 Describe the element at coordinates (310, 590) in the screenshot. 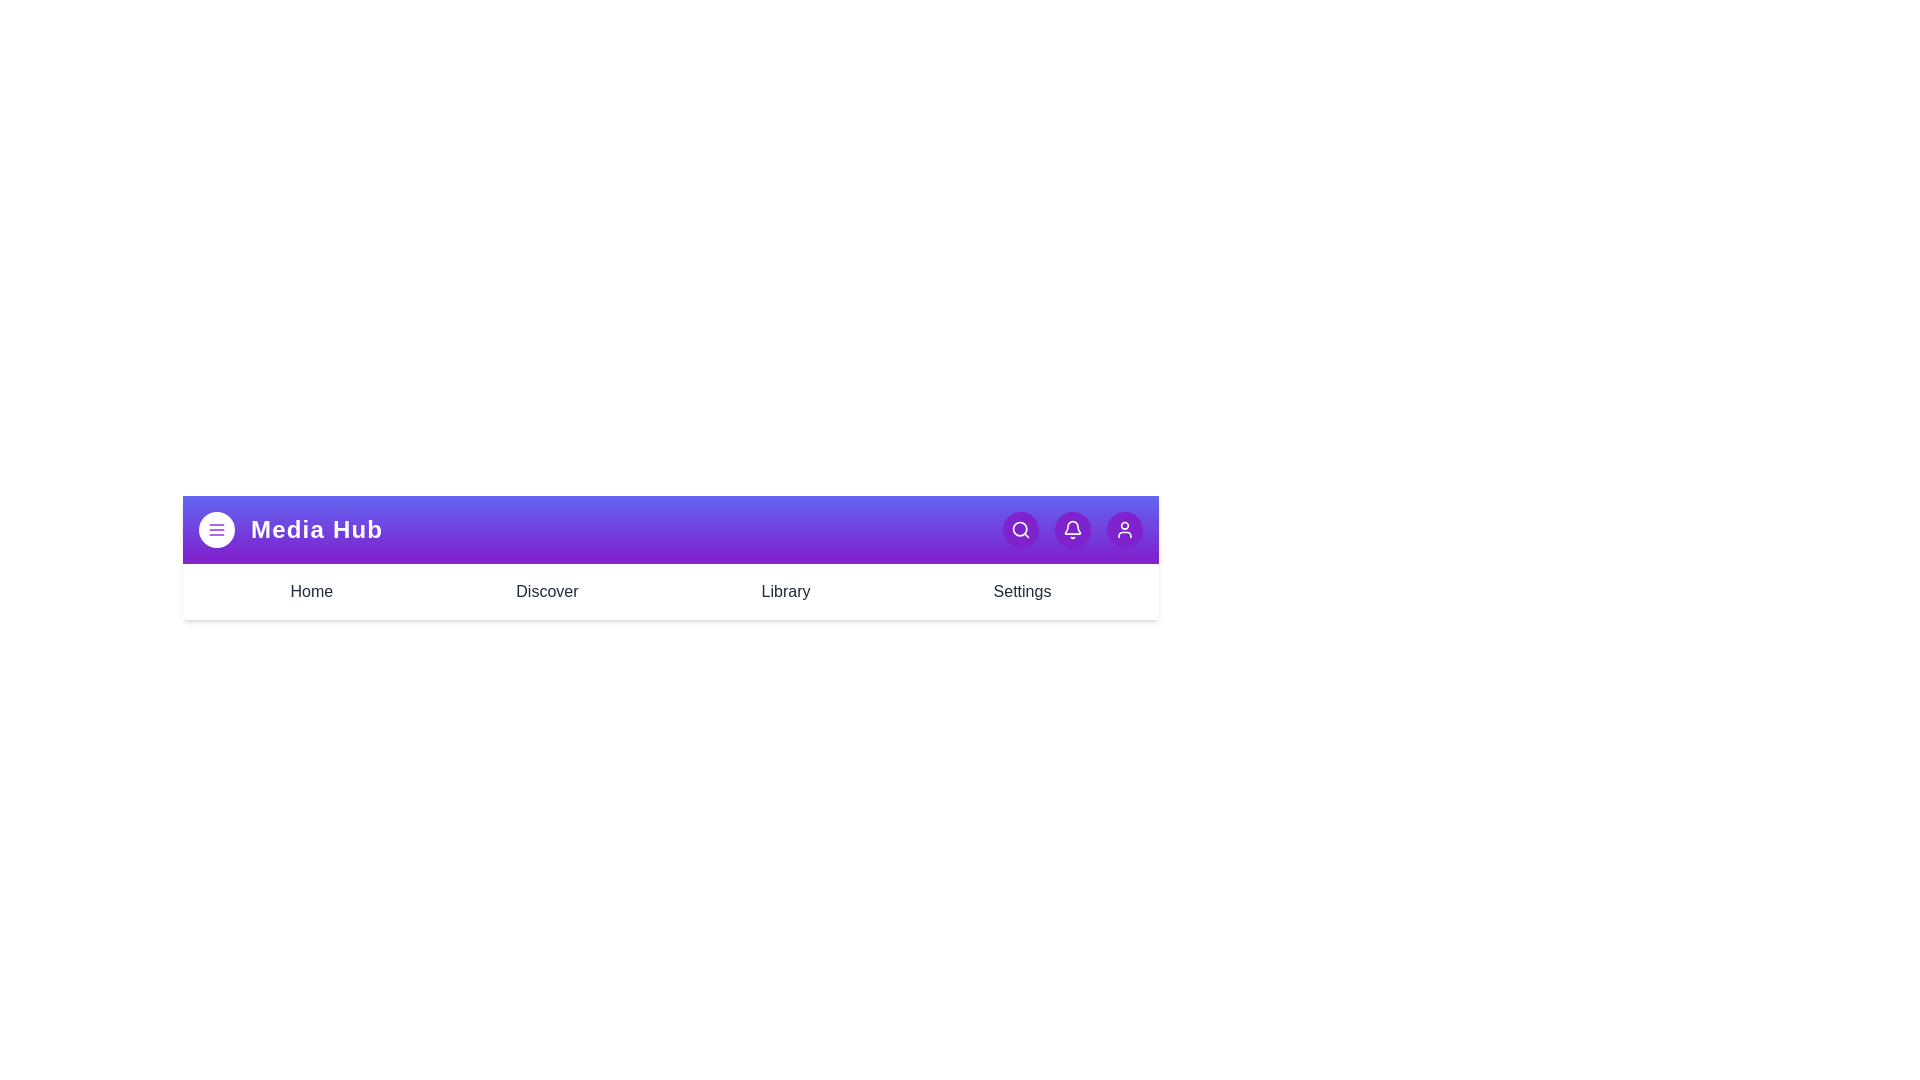

I see `the Home tab to navigate to the respective section` at that location.